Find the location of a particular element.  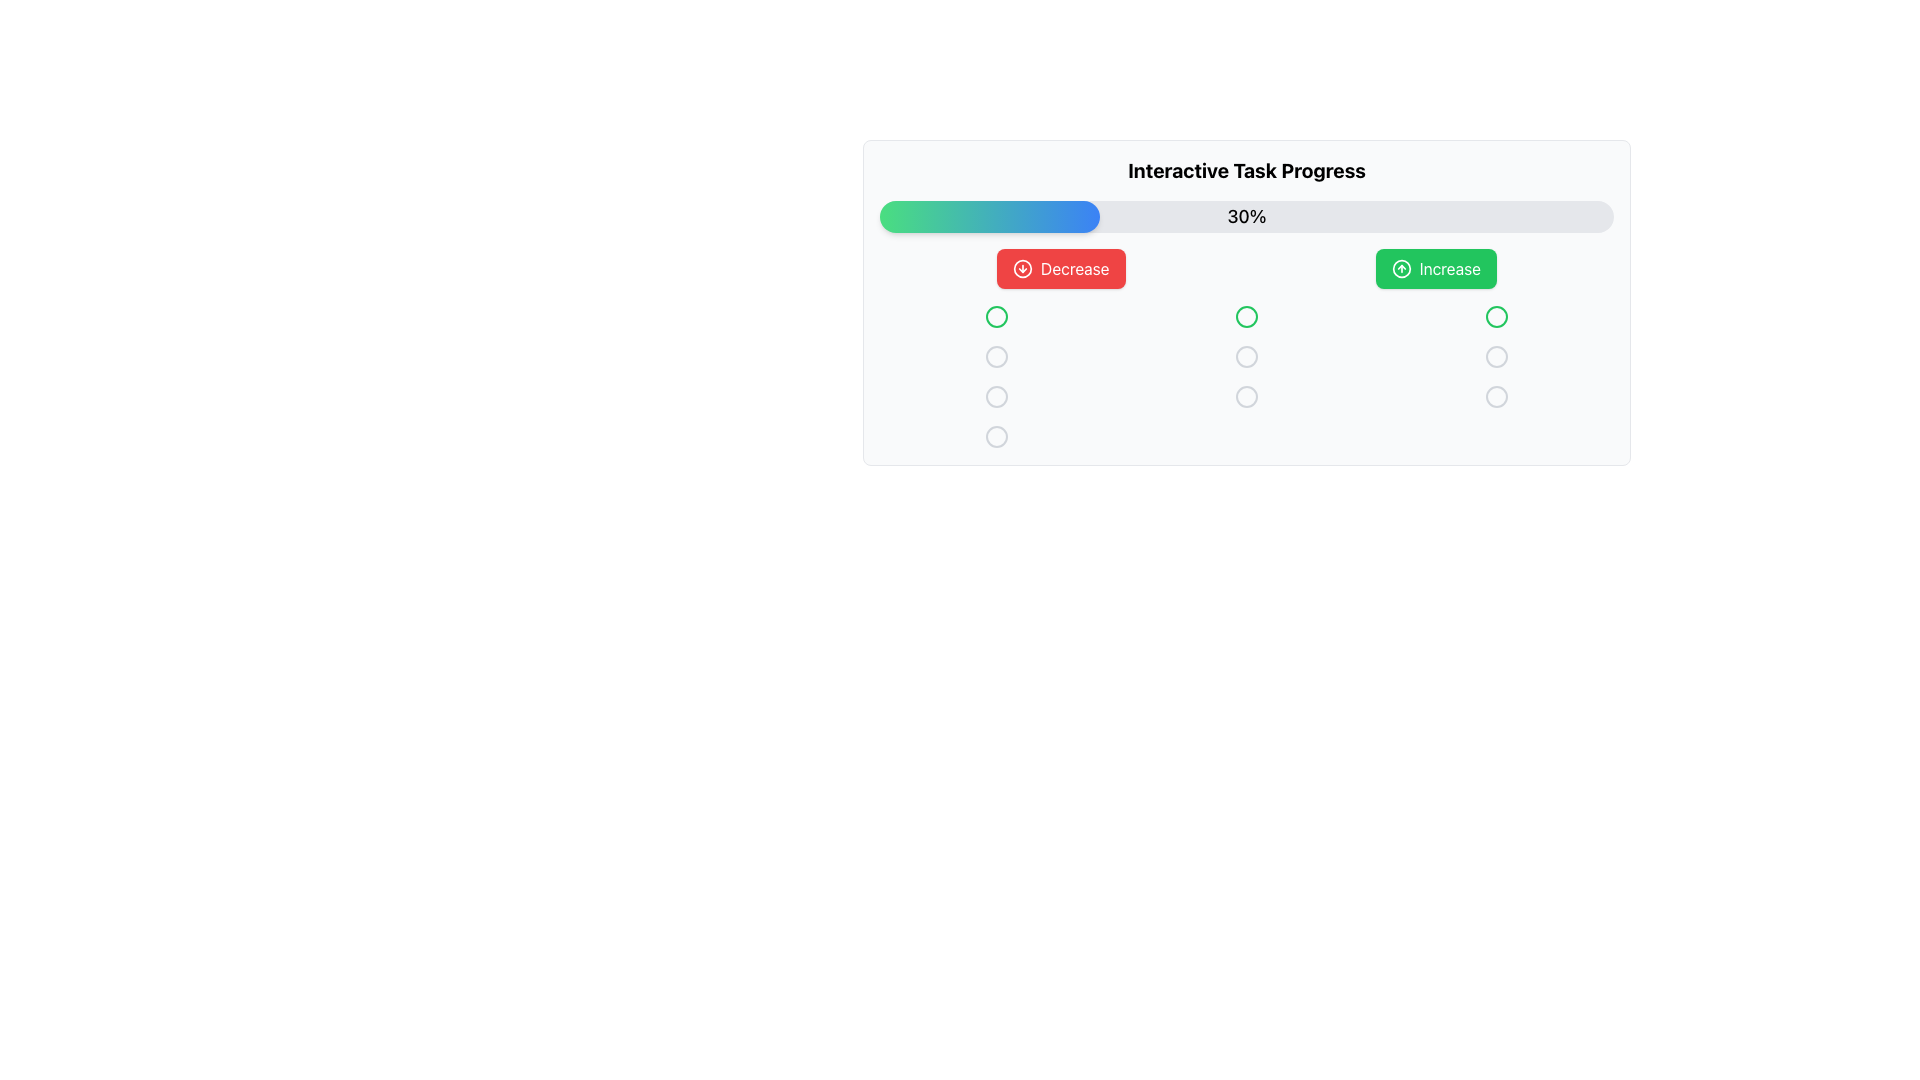

the 'Decrease' button which contains the label 'Decrease' styled with white font on a red background is located at coordinates (1074, 268).